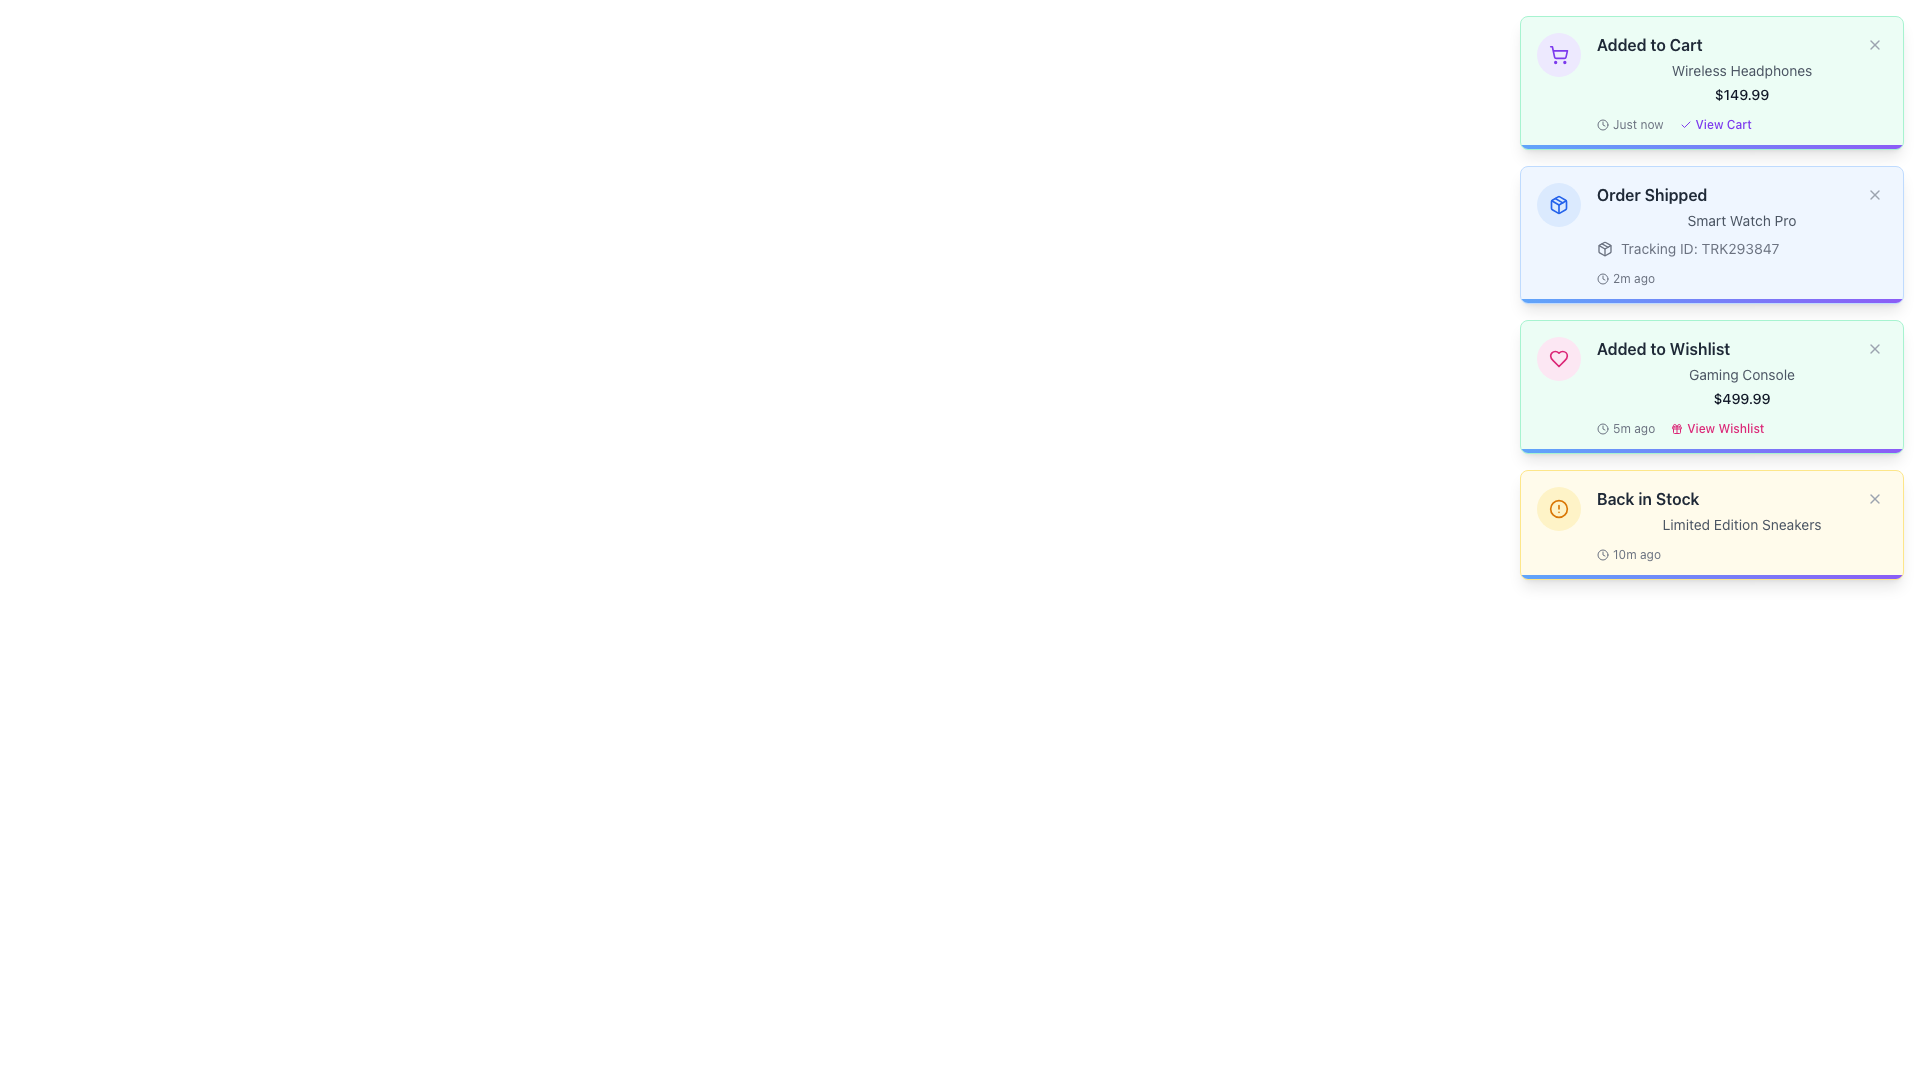 Image resolution: width=1920 pixels, height=1080 pixels. Describe the element at coordinates (1558, 357) in the screenshot. I see `the Decorative icon located at the top-left corner of the 'Added to Wishlist' notification card, which visually represents interactions related to favoriting an item` at that location.